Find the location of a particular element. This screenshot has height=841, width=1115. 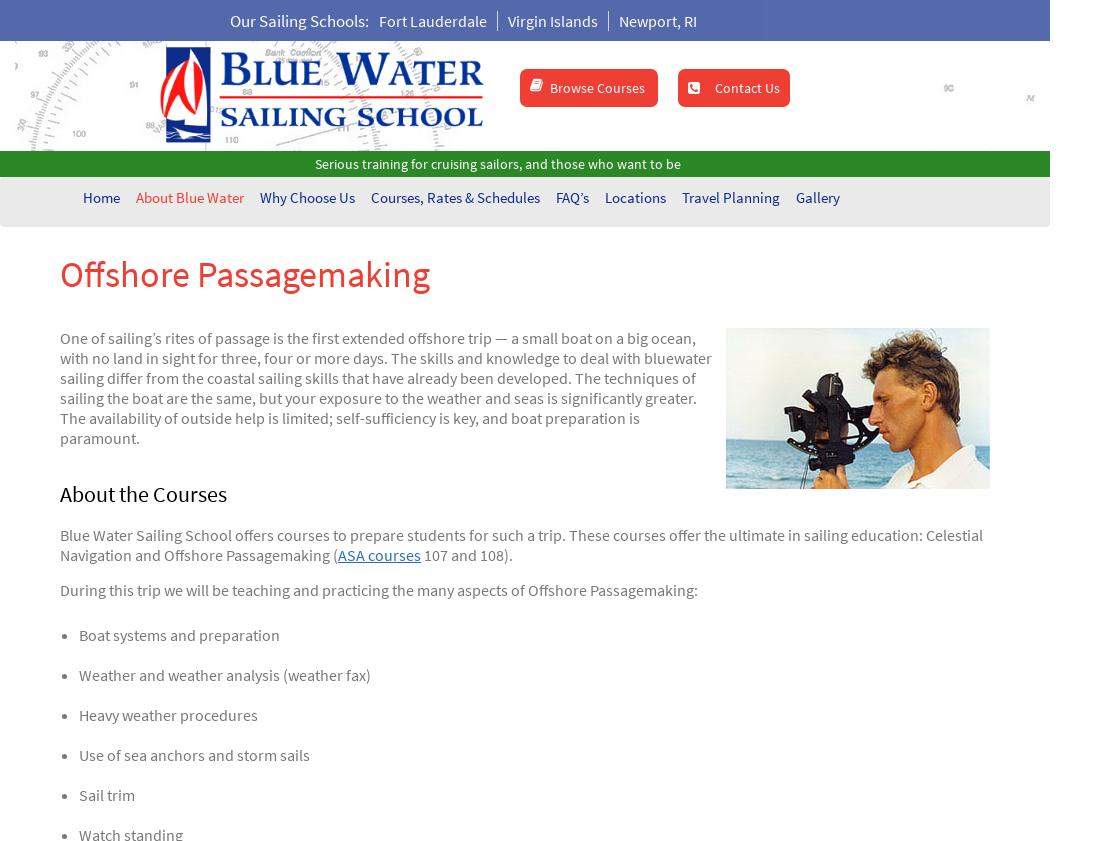

'During this trip we will be teaching and practicing the many aspects of Offshore Passagemaking:' is located at coordinates (377, 589).